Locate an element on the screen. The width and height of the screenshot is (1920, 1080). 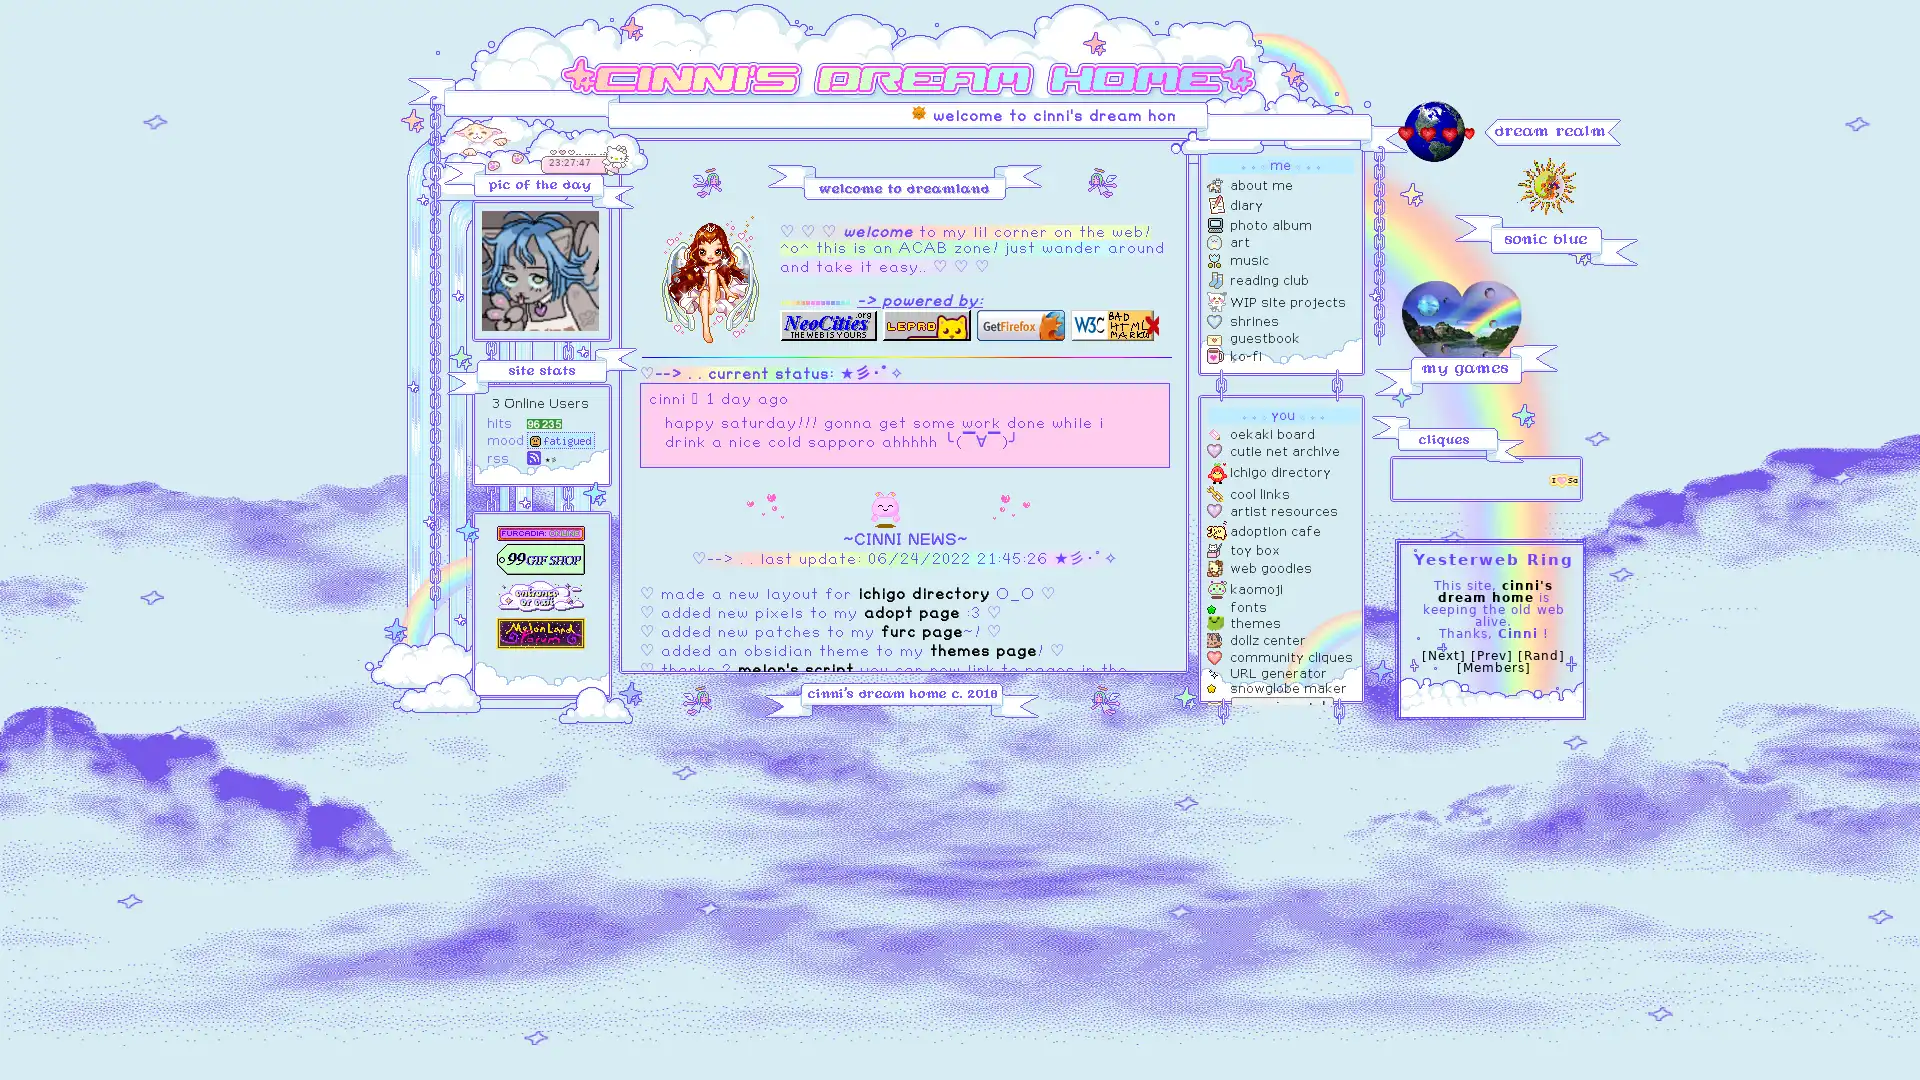
experimental is located at coordinates (1282, 705).